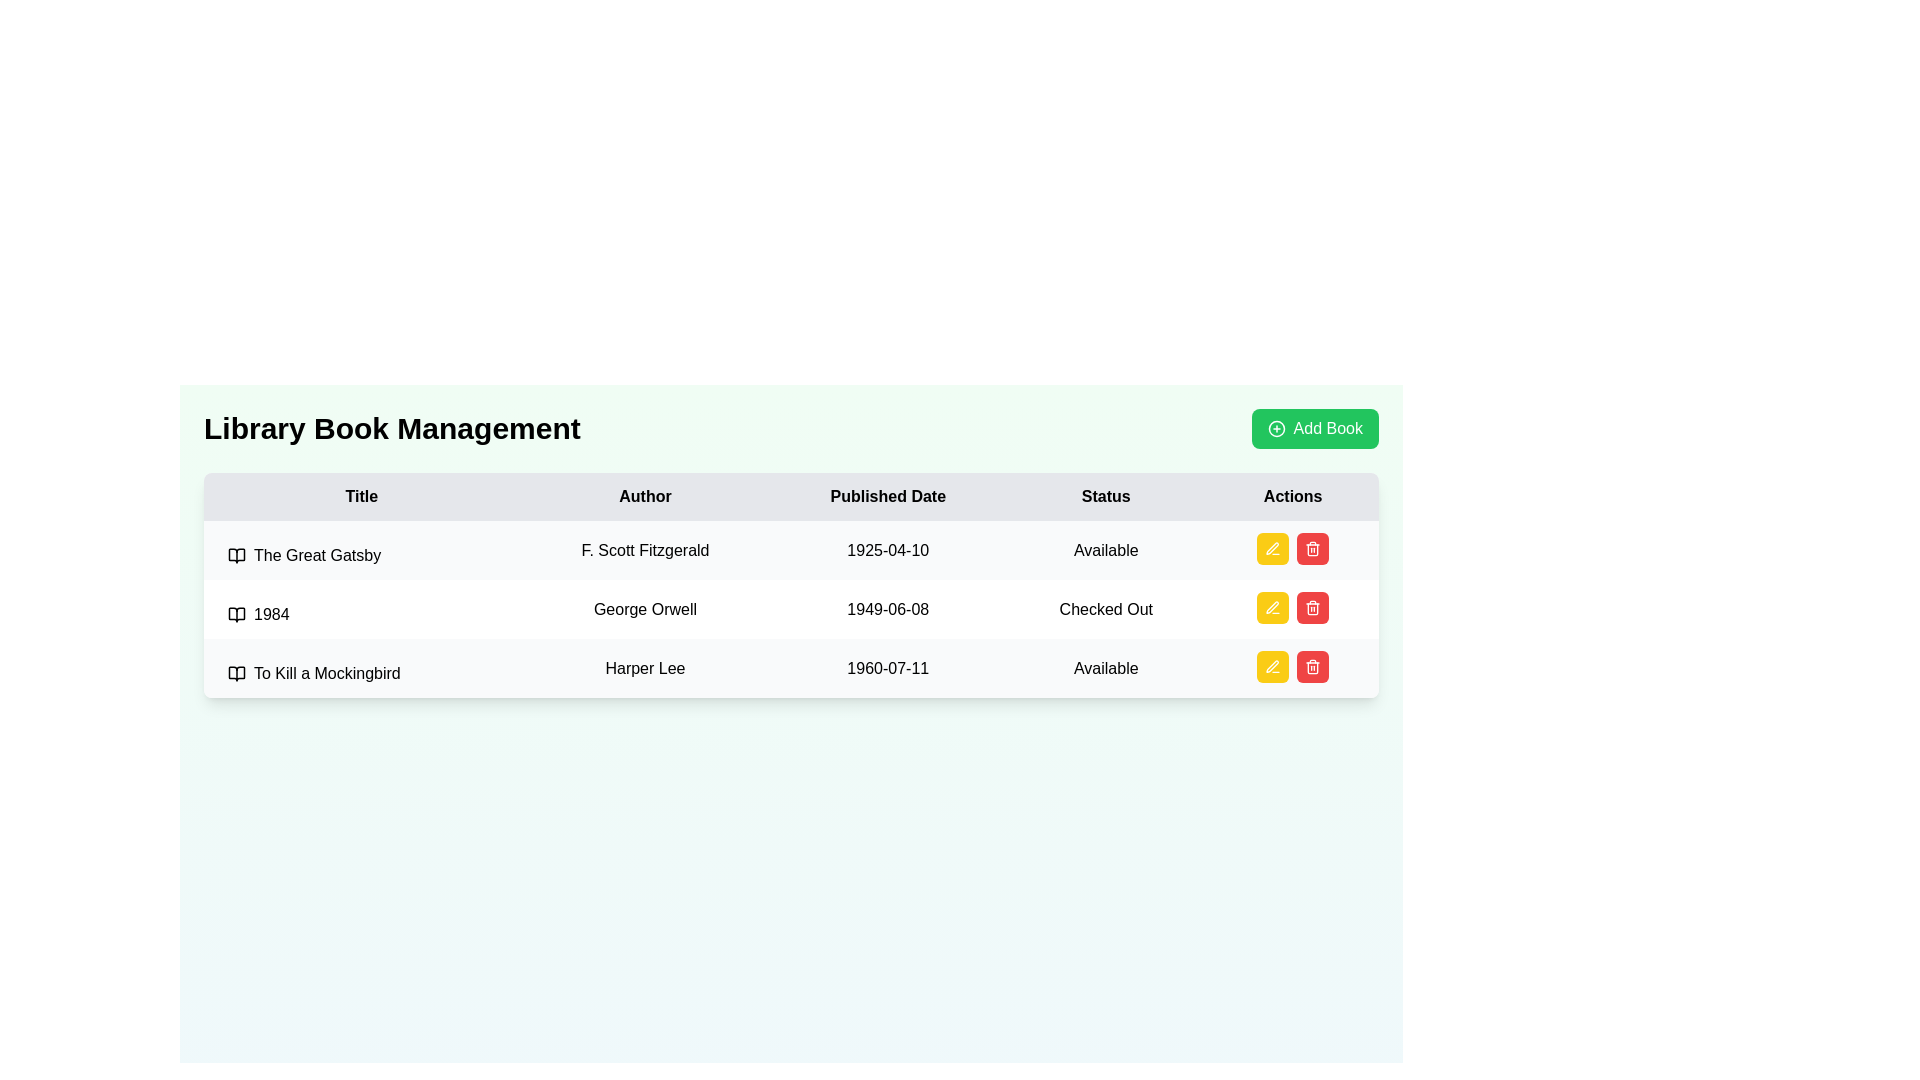 This screenshot has height=1080, width=1920. What do you see at coordinates (887, 496) in the screenshot?
I see `the table header element labeled 'Published Date', which is the third column header in the table layout with a light gray background and black text` at bounding box center [887, 496].